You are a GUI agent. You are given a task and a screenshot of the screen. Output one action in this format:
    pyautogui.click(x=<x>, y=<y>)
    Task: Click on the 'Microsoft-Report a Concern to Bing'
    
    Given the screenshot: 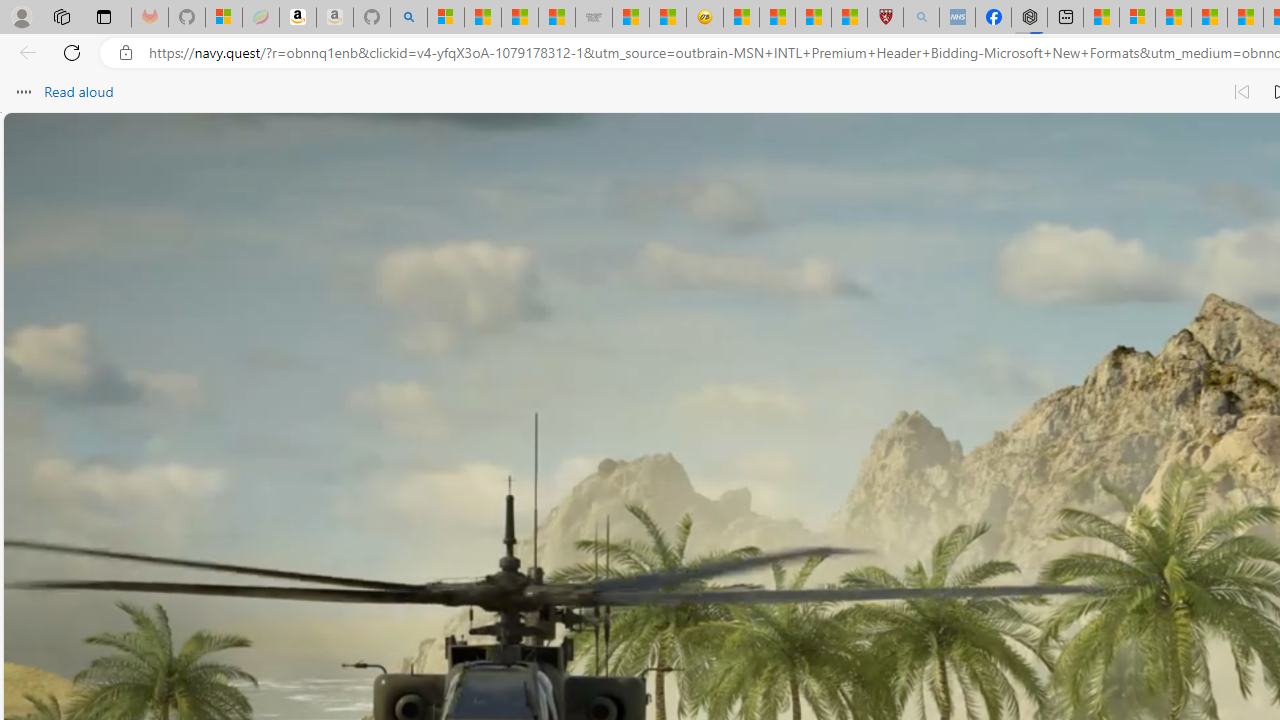 What is the action you would take?
    pyautogui.click(x=224, y=17)
    